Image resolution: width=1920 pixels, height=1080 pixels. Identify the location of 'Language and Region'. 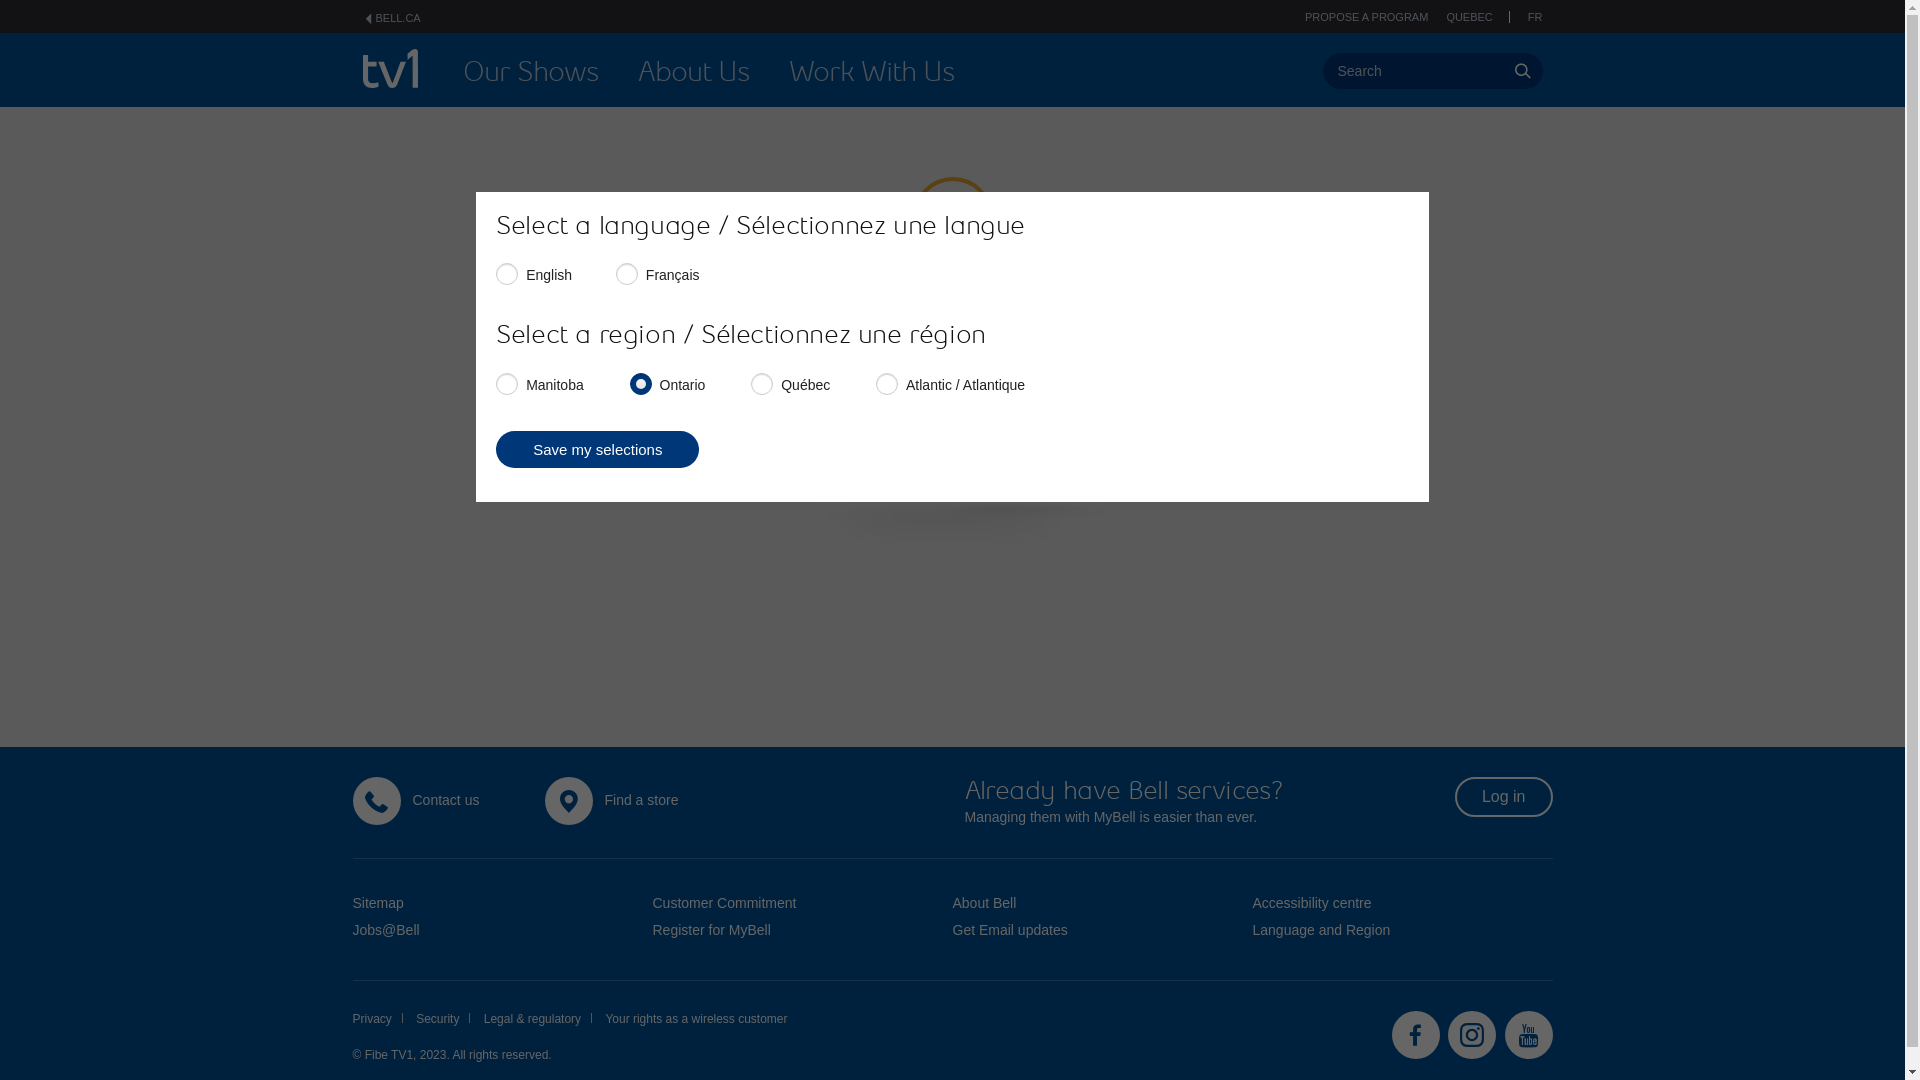
(1320, 929).